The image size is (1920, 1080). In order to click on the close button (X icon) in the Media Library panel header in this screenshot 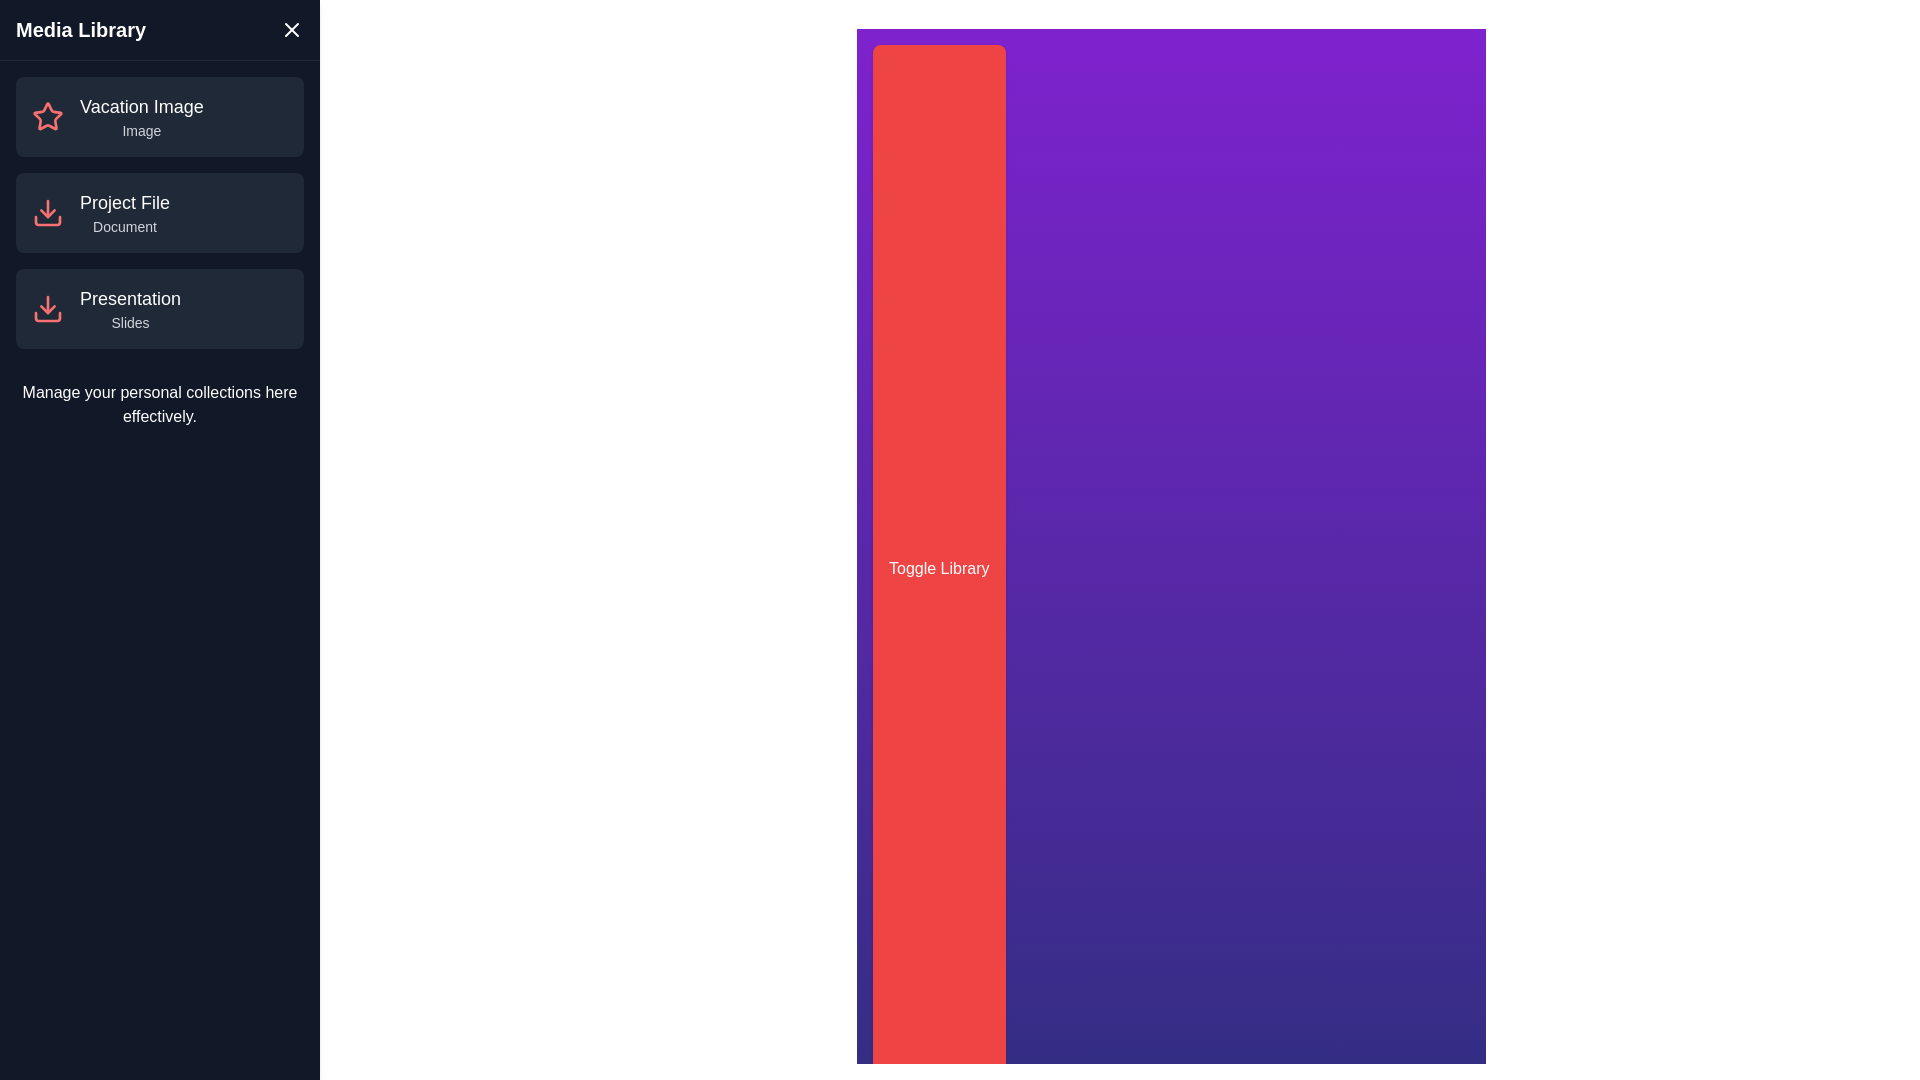, I will do `click(291, 30)`.